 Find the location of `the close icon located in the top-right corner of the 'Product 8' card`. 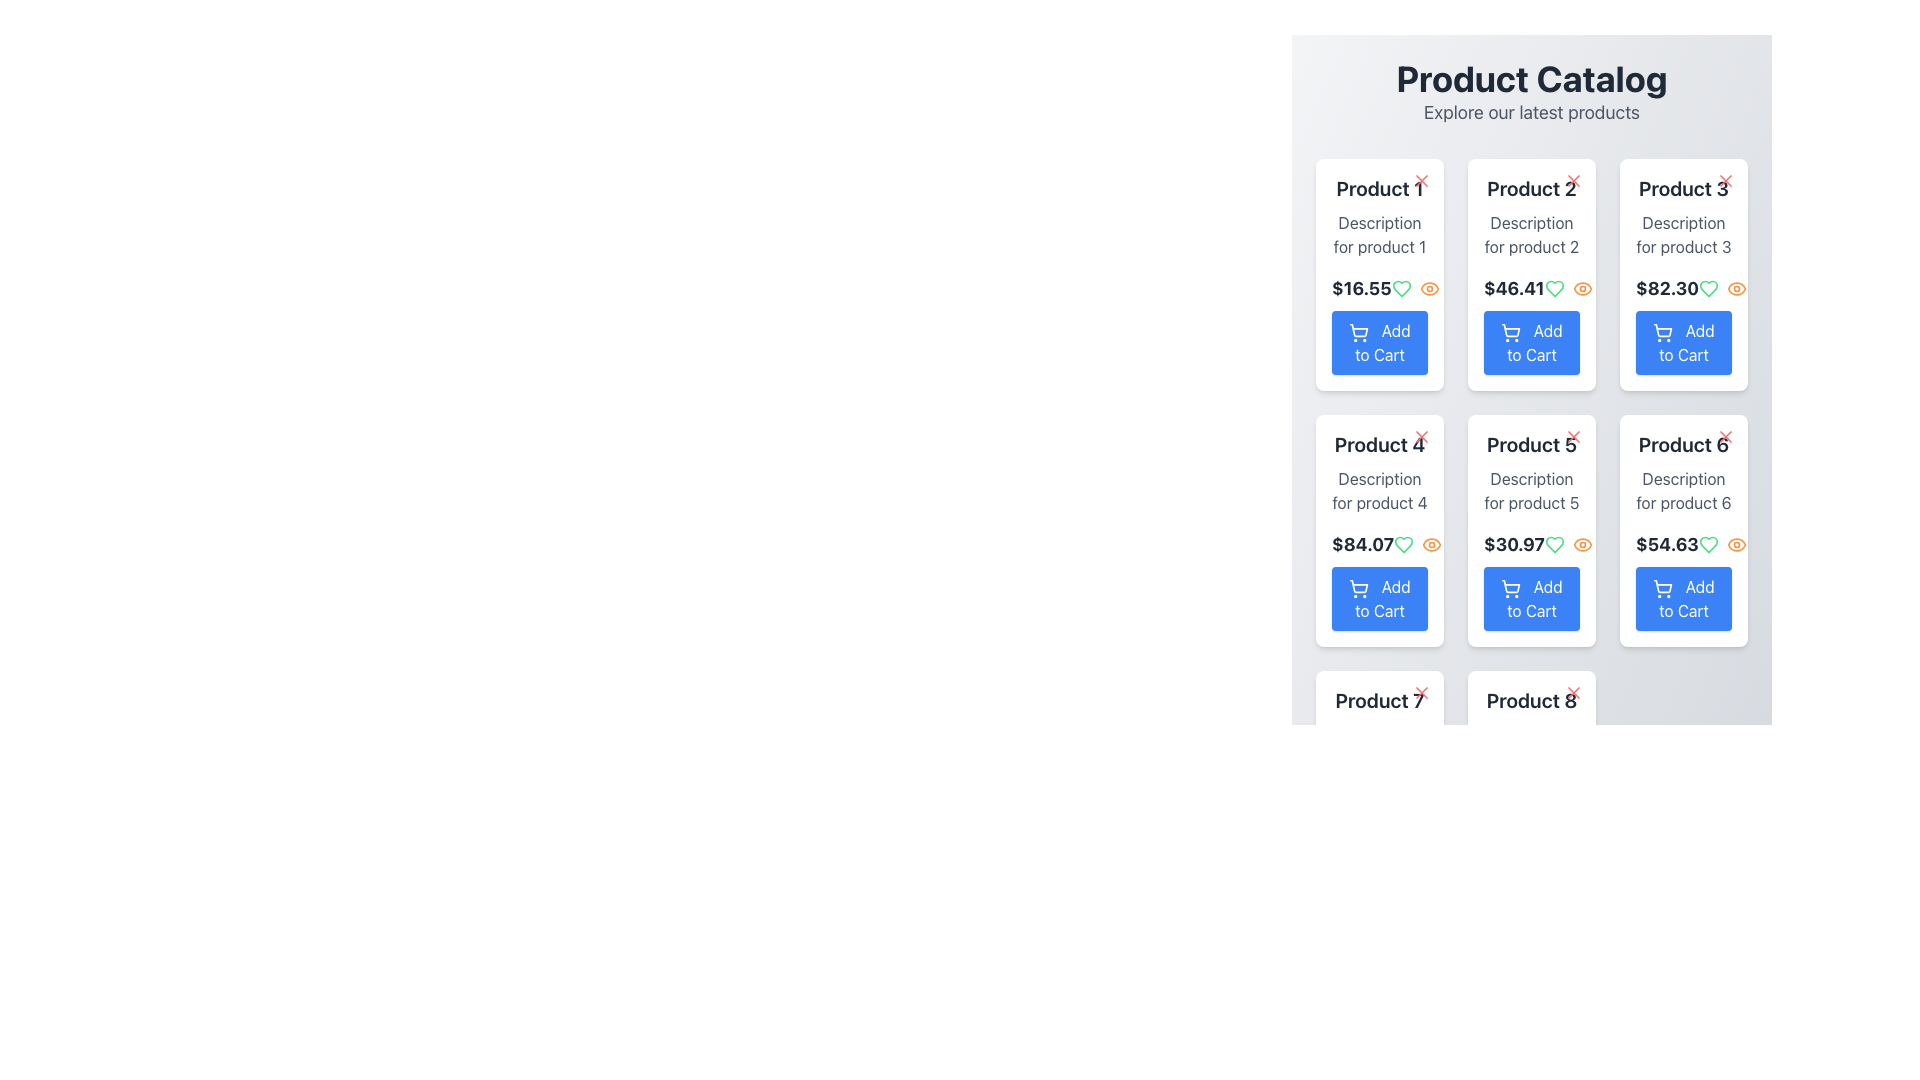

the close icon located in the top-right corner of the 'Product 8' card is located at coordinates (1573, 692).